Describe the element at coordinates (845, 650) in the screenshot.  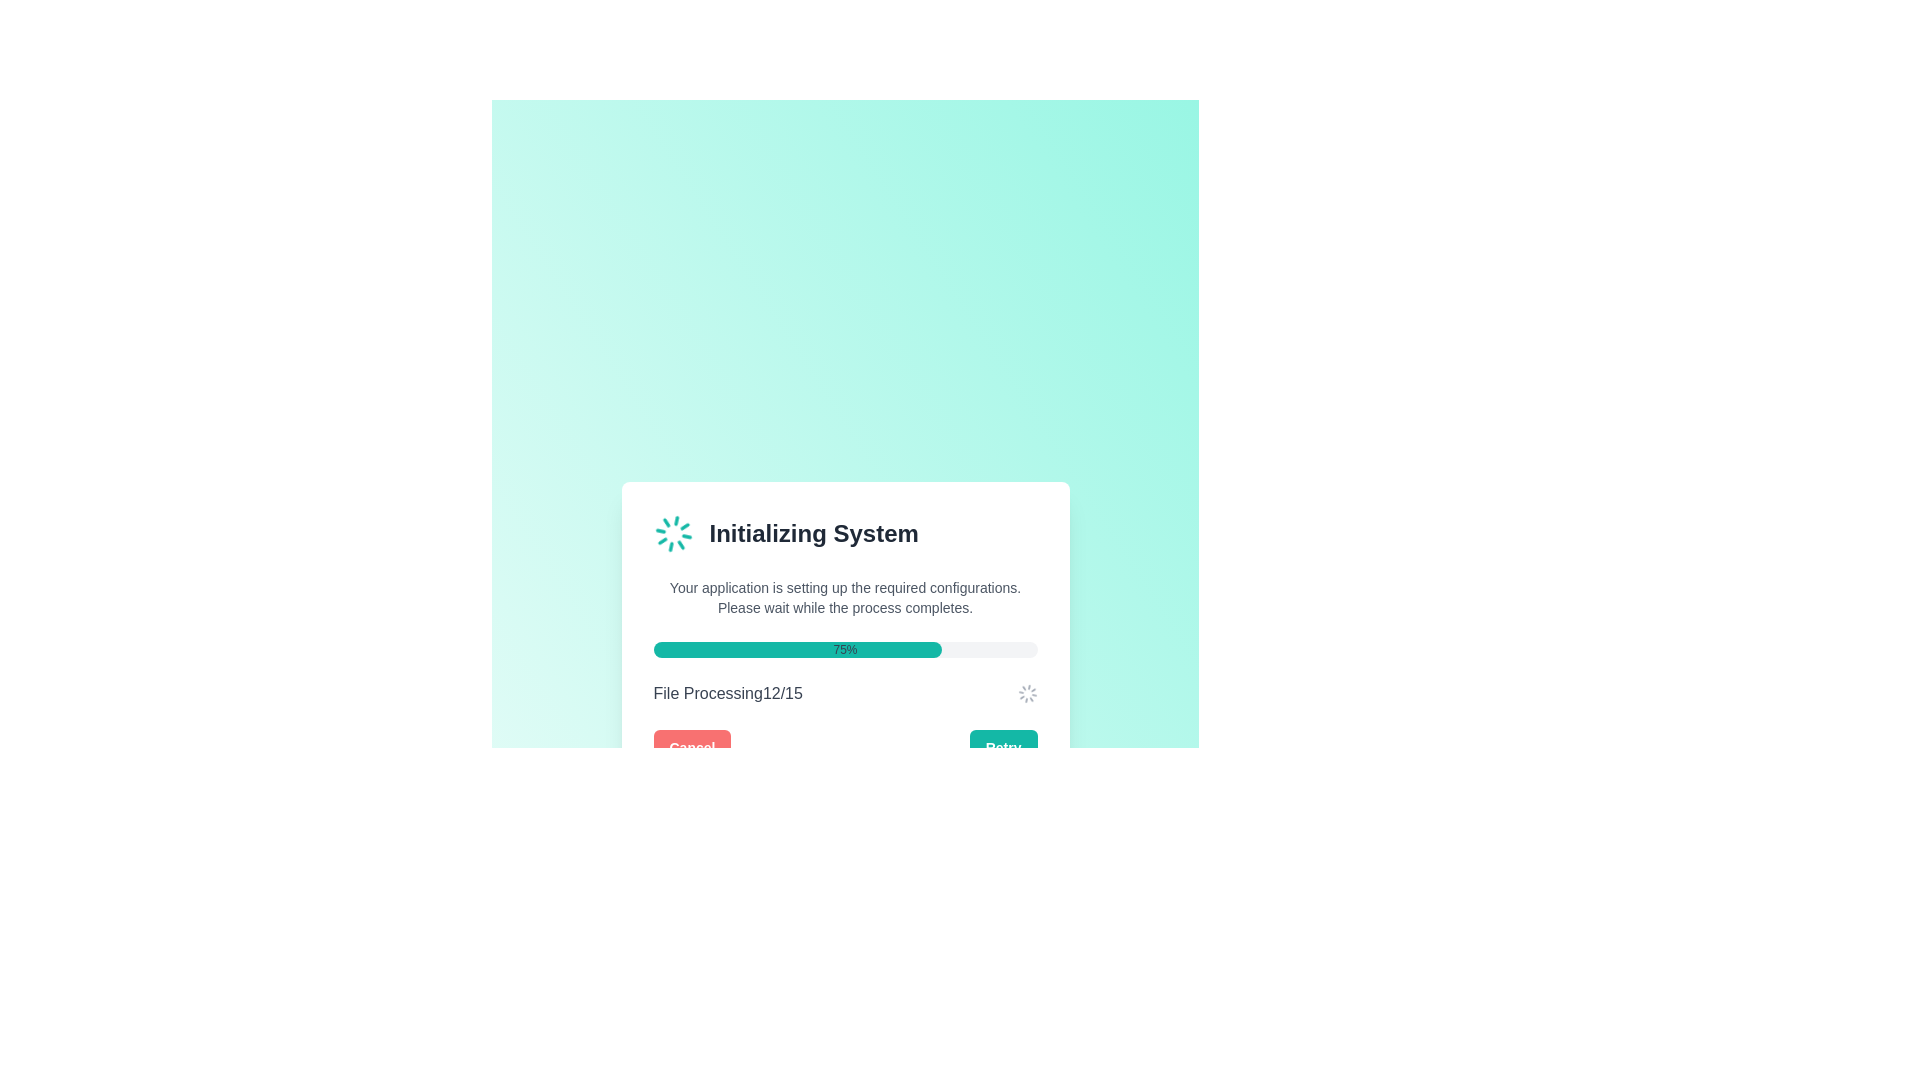
I see `the progress bar that visually represents a 75% completion of the process, located in the center of the card component` at that location.